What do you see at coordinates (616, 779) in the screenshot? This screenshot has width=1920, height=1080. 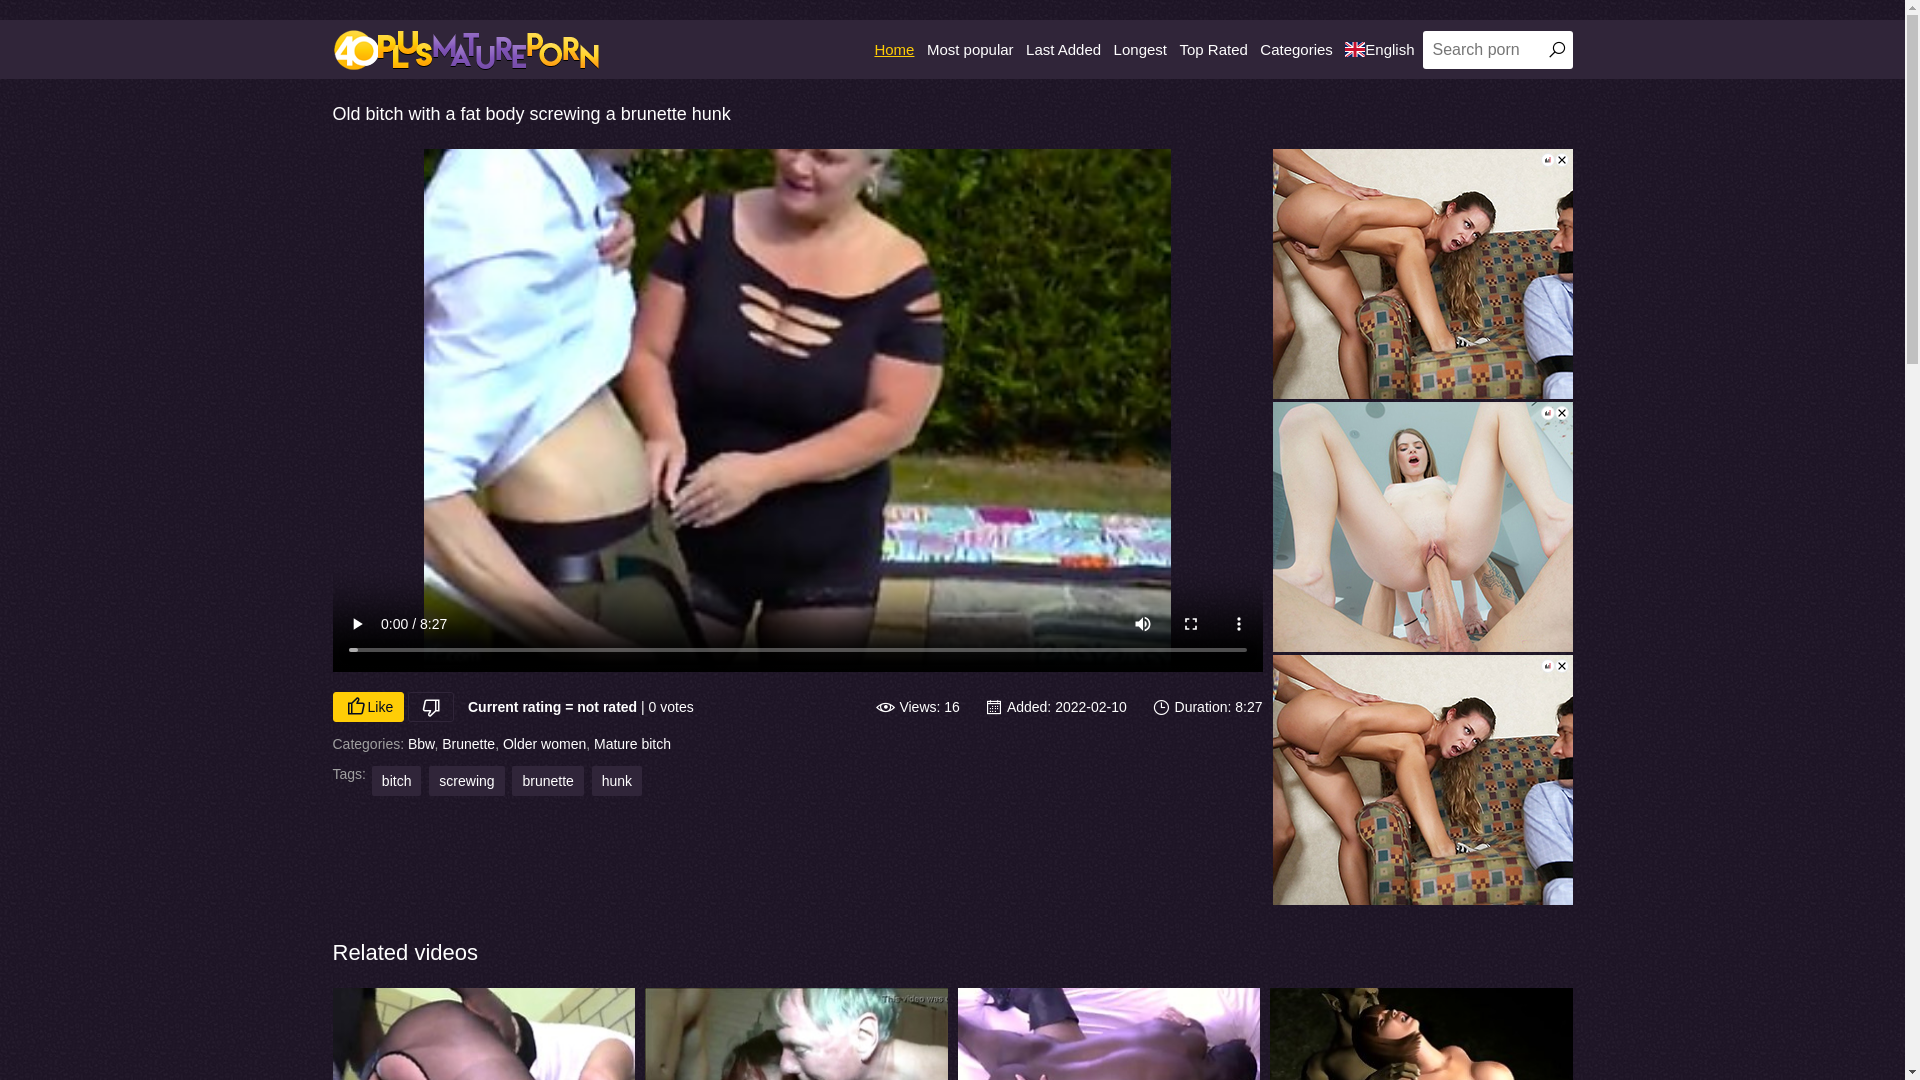 I see `'hunk'` at bounding box center [616, 779].